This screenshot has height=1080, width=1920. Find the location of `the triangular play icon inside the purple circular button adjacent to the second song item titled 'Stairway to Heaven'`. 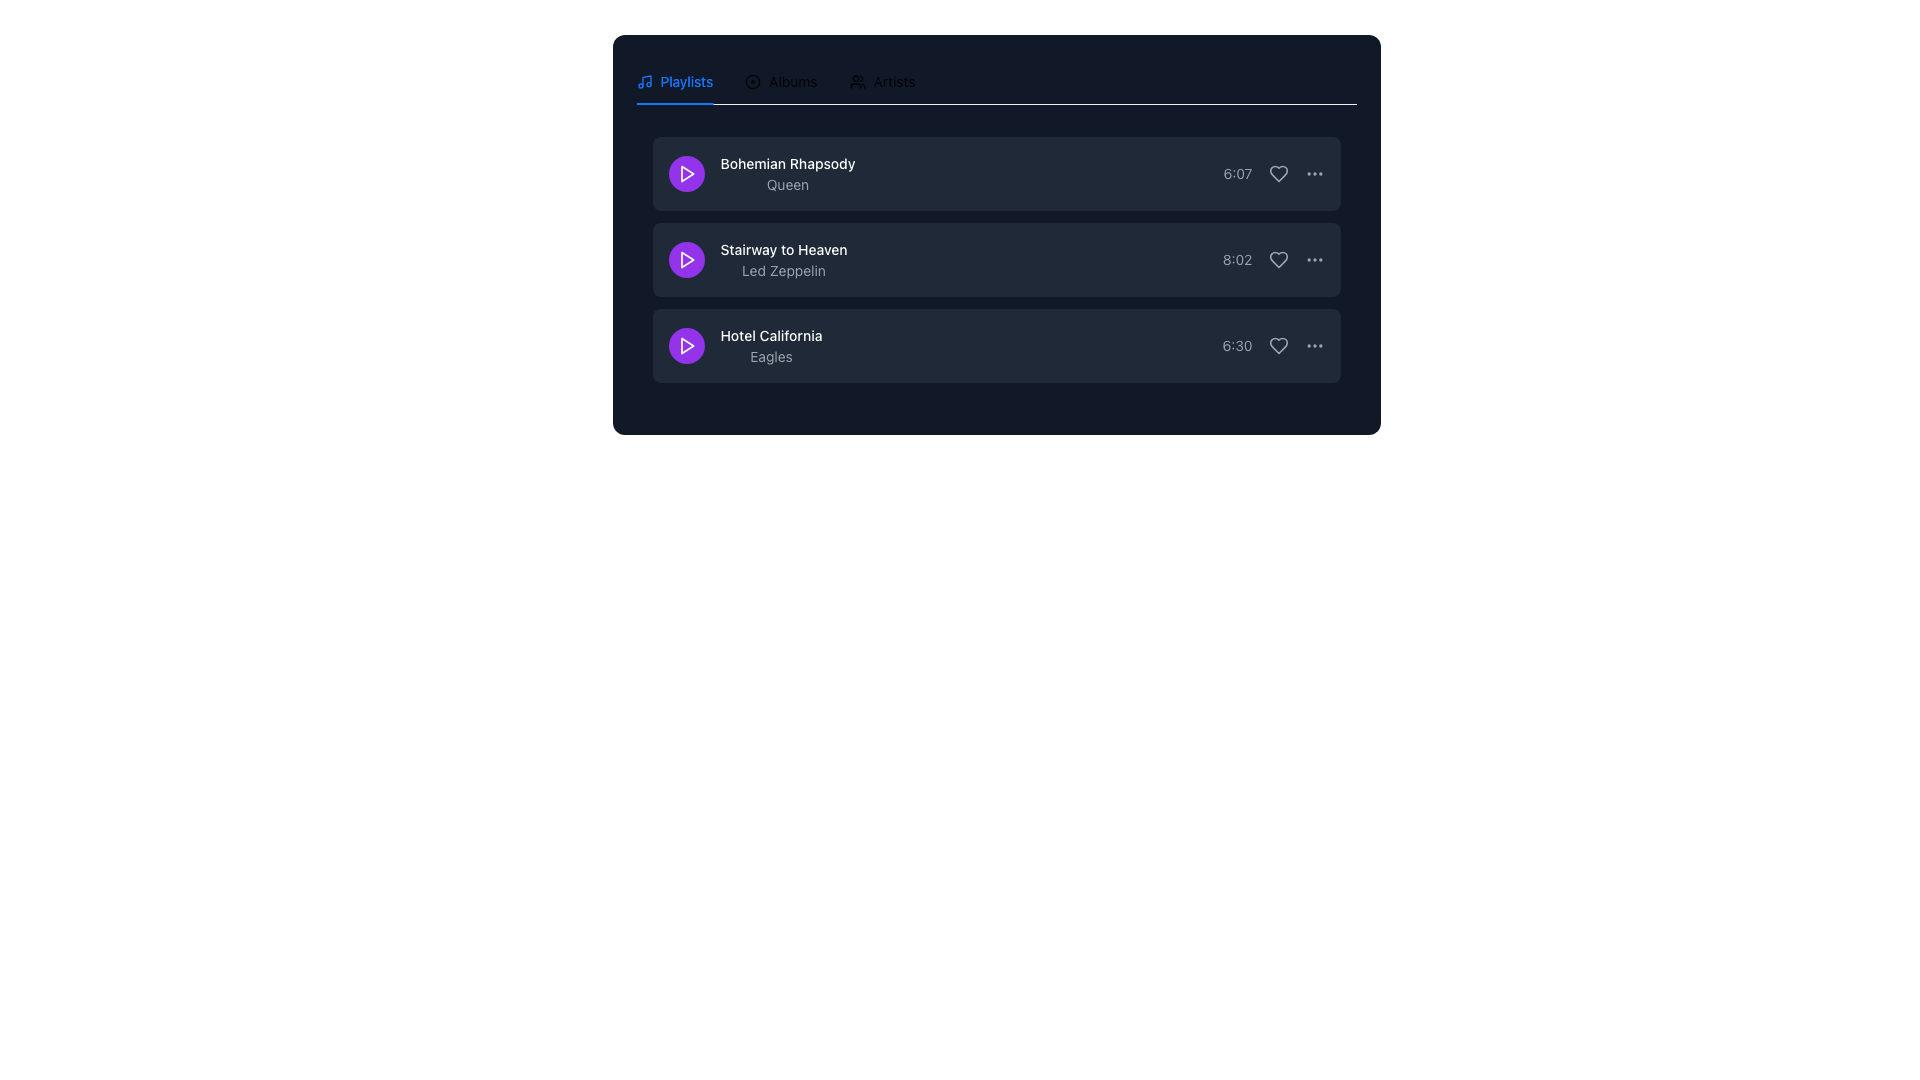

the triangular play icon inside the purple circular button adjacent to the second song item titled 'Stairway to Heaven' is located at coordinates (686, 258).